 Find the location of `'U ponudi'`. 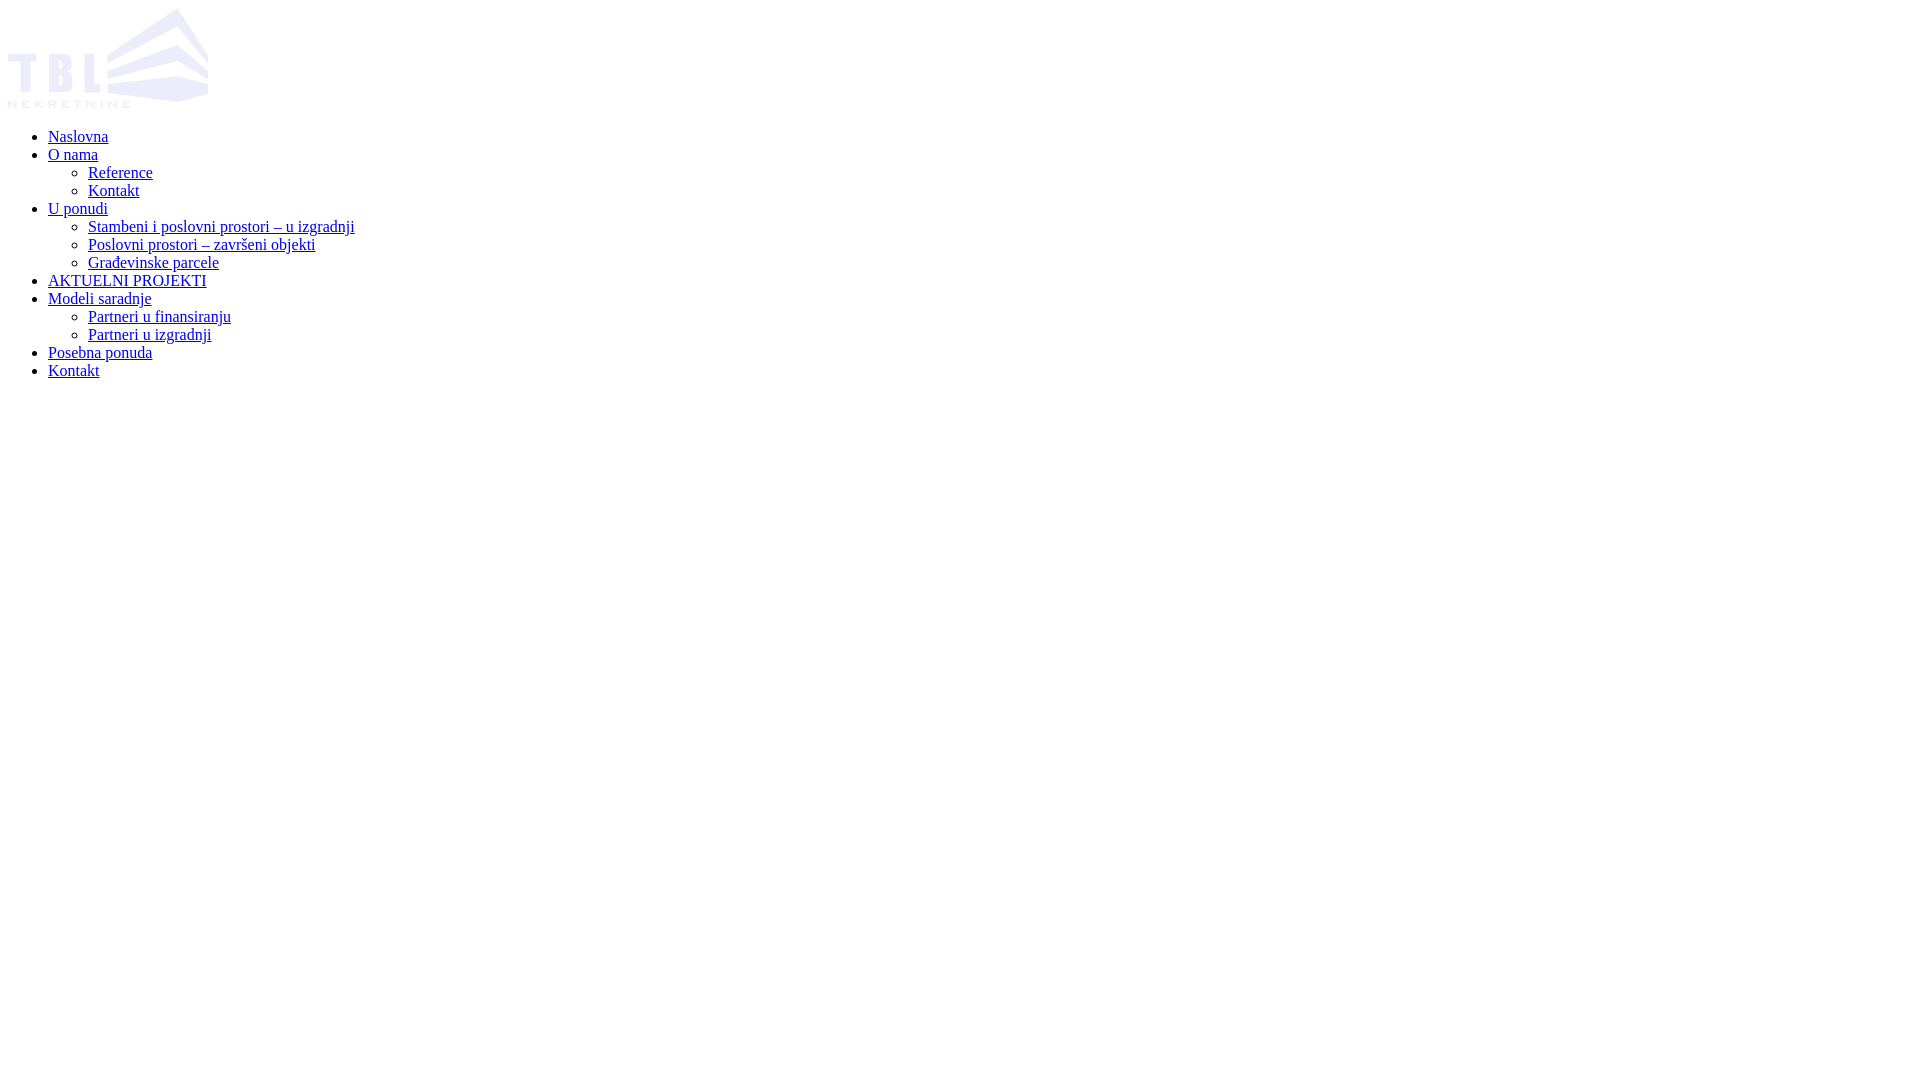

'U ponudi' is located at coordinates (77, 208).